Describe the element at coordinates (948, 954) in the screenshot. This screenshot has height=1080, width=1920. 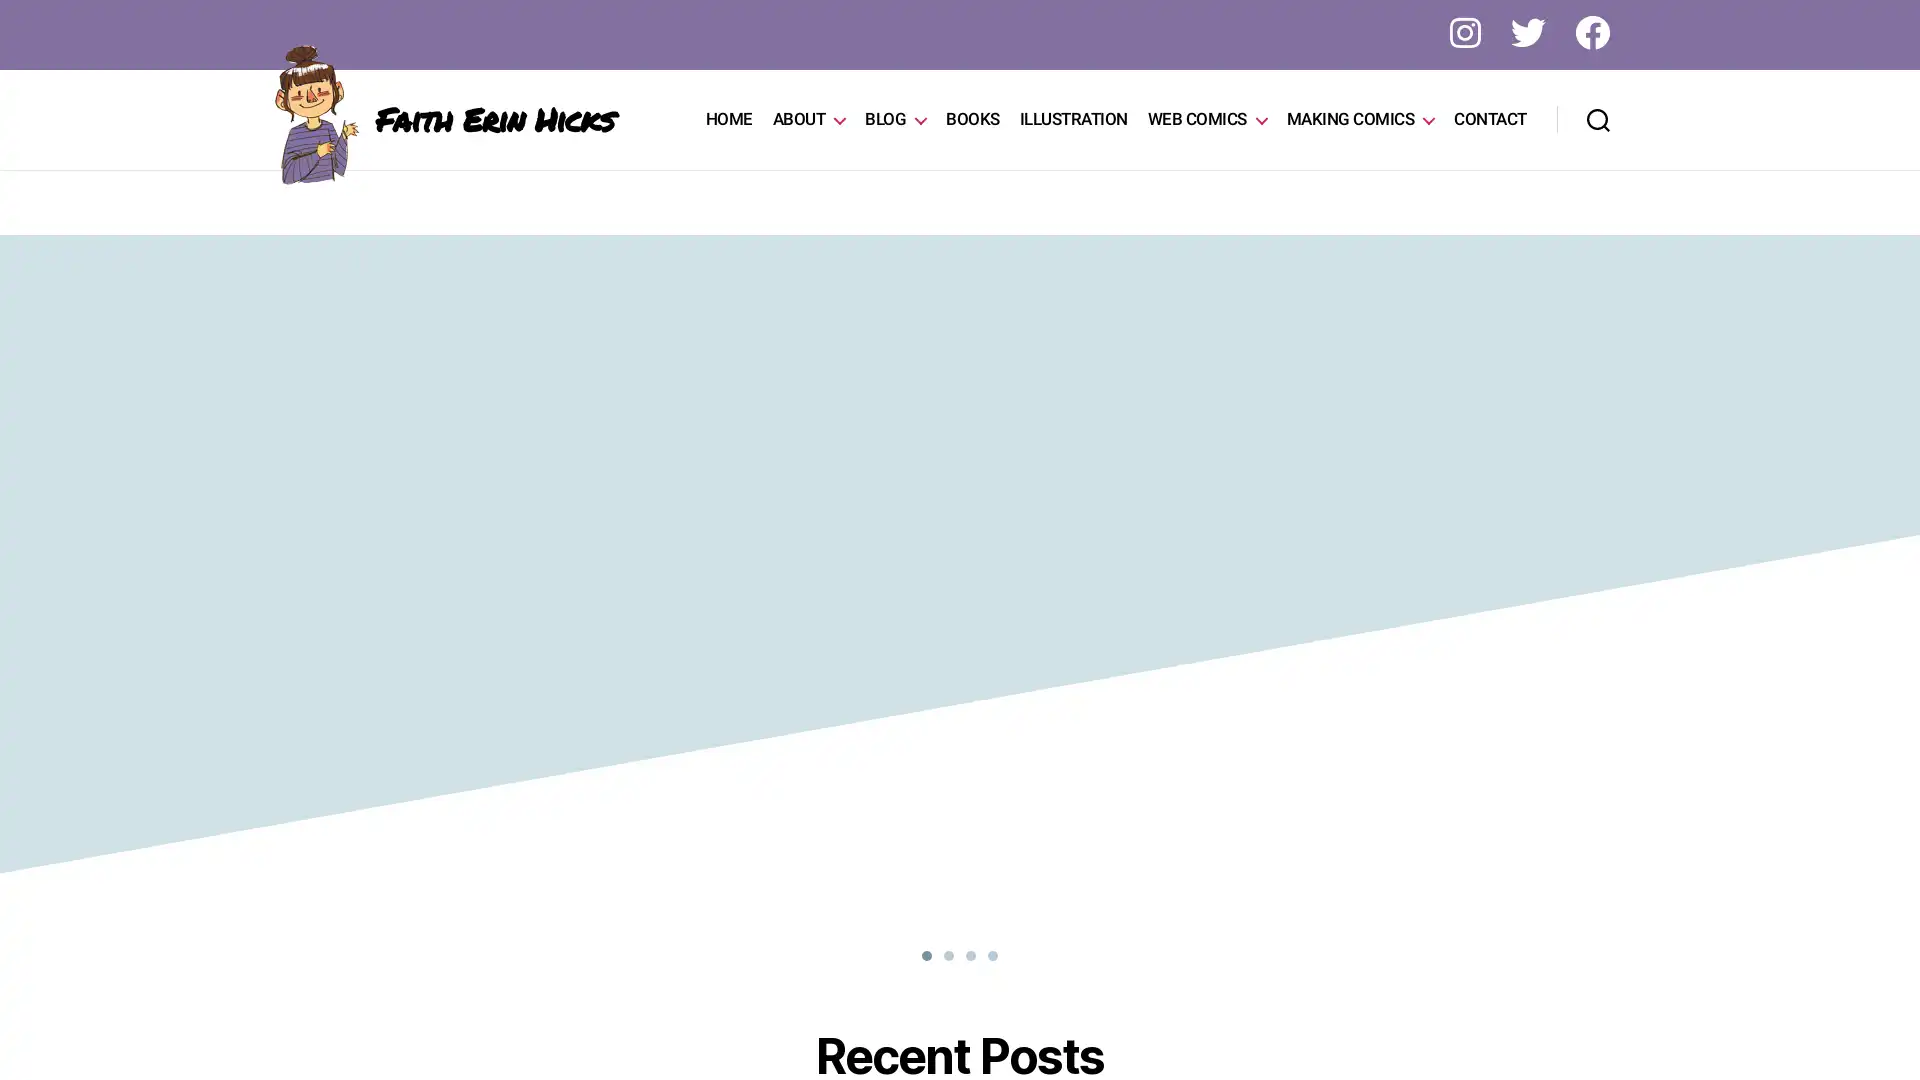
I see `Slide 2` at that location.